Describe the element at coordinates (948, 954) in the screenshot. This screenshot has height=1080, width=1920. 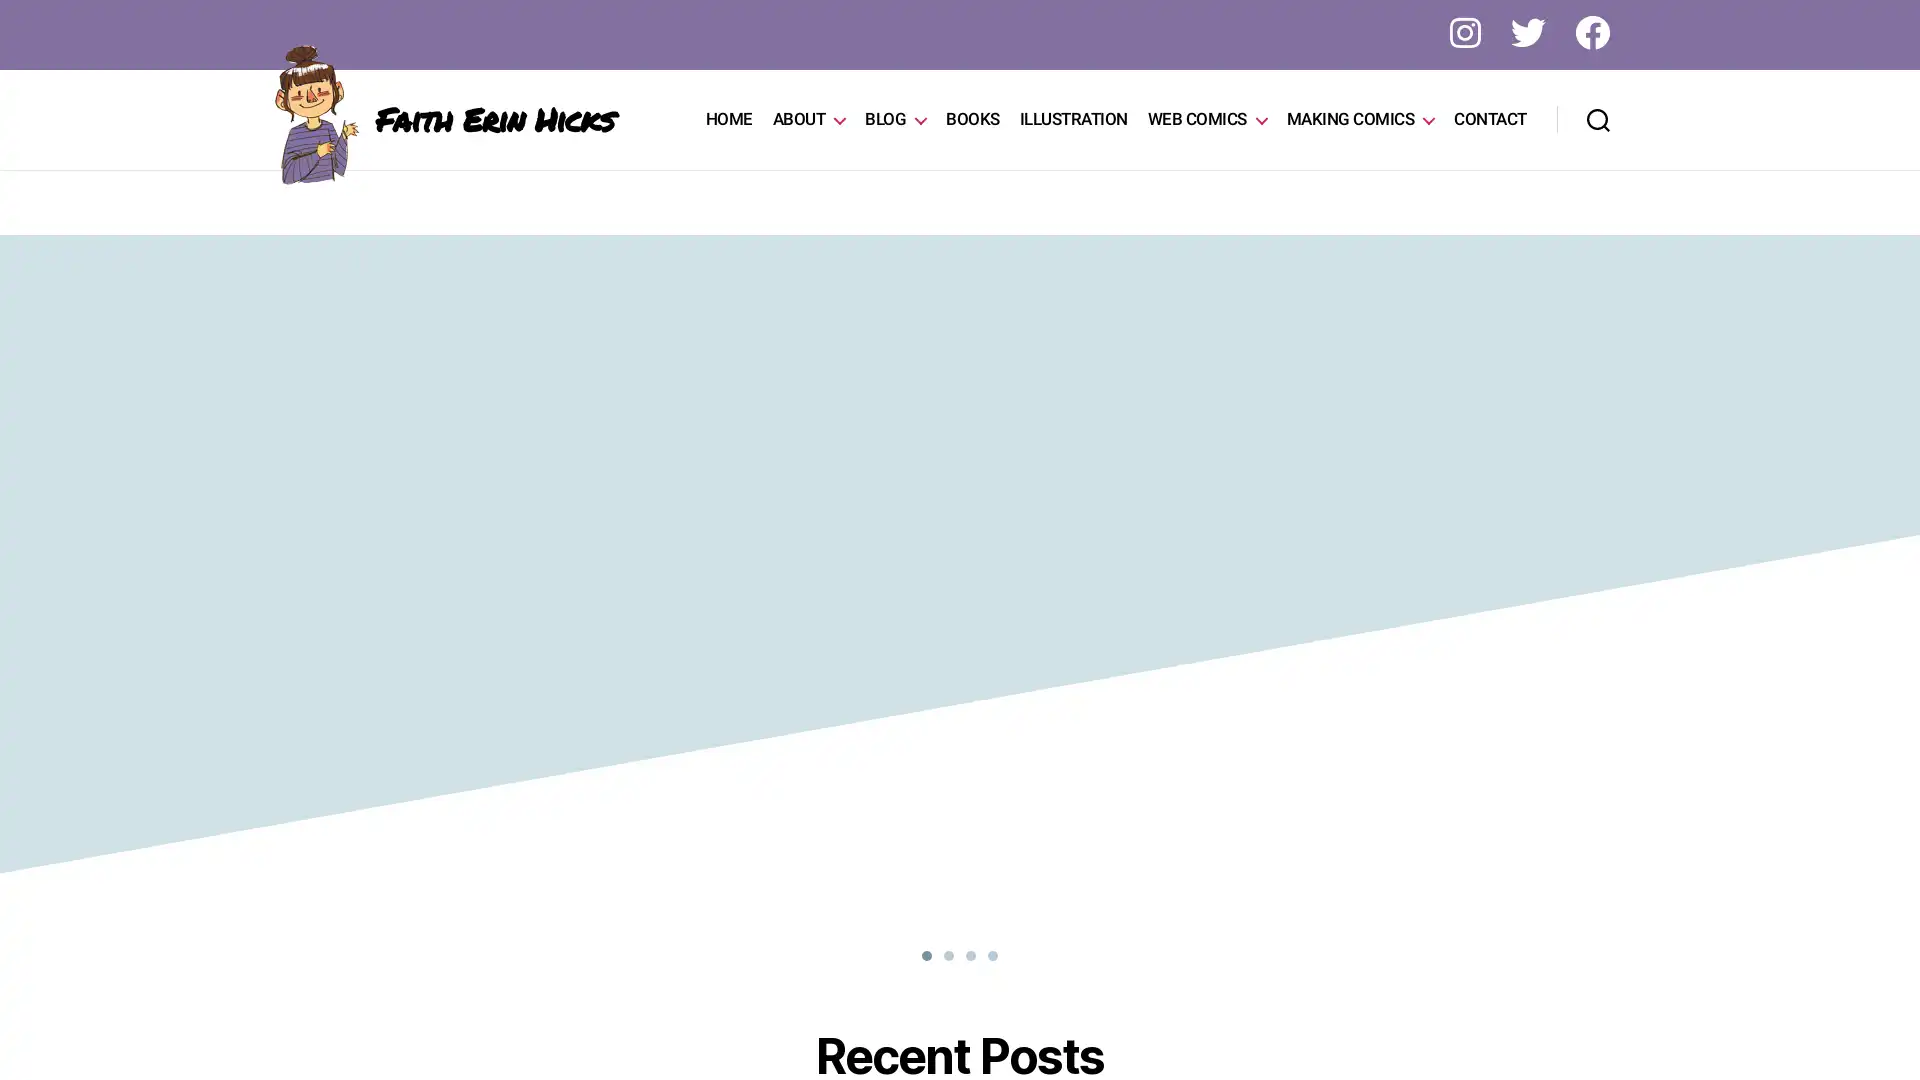
I see `Slide 2` at that location.